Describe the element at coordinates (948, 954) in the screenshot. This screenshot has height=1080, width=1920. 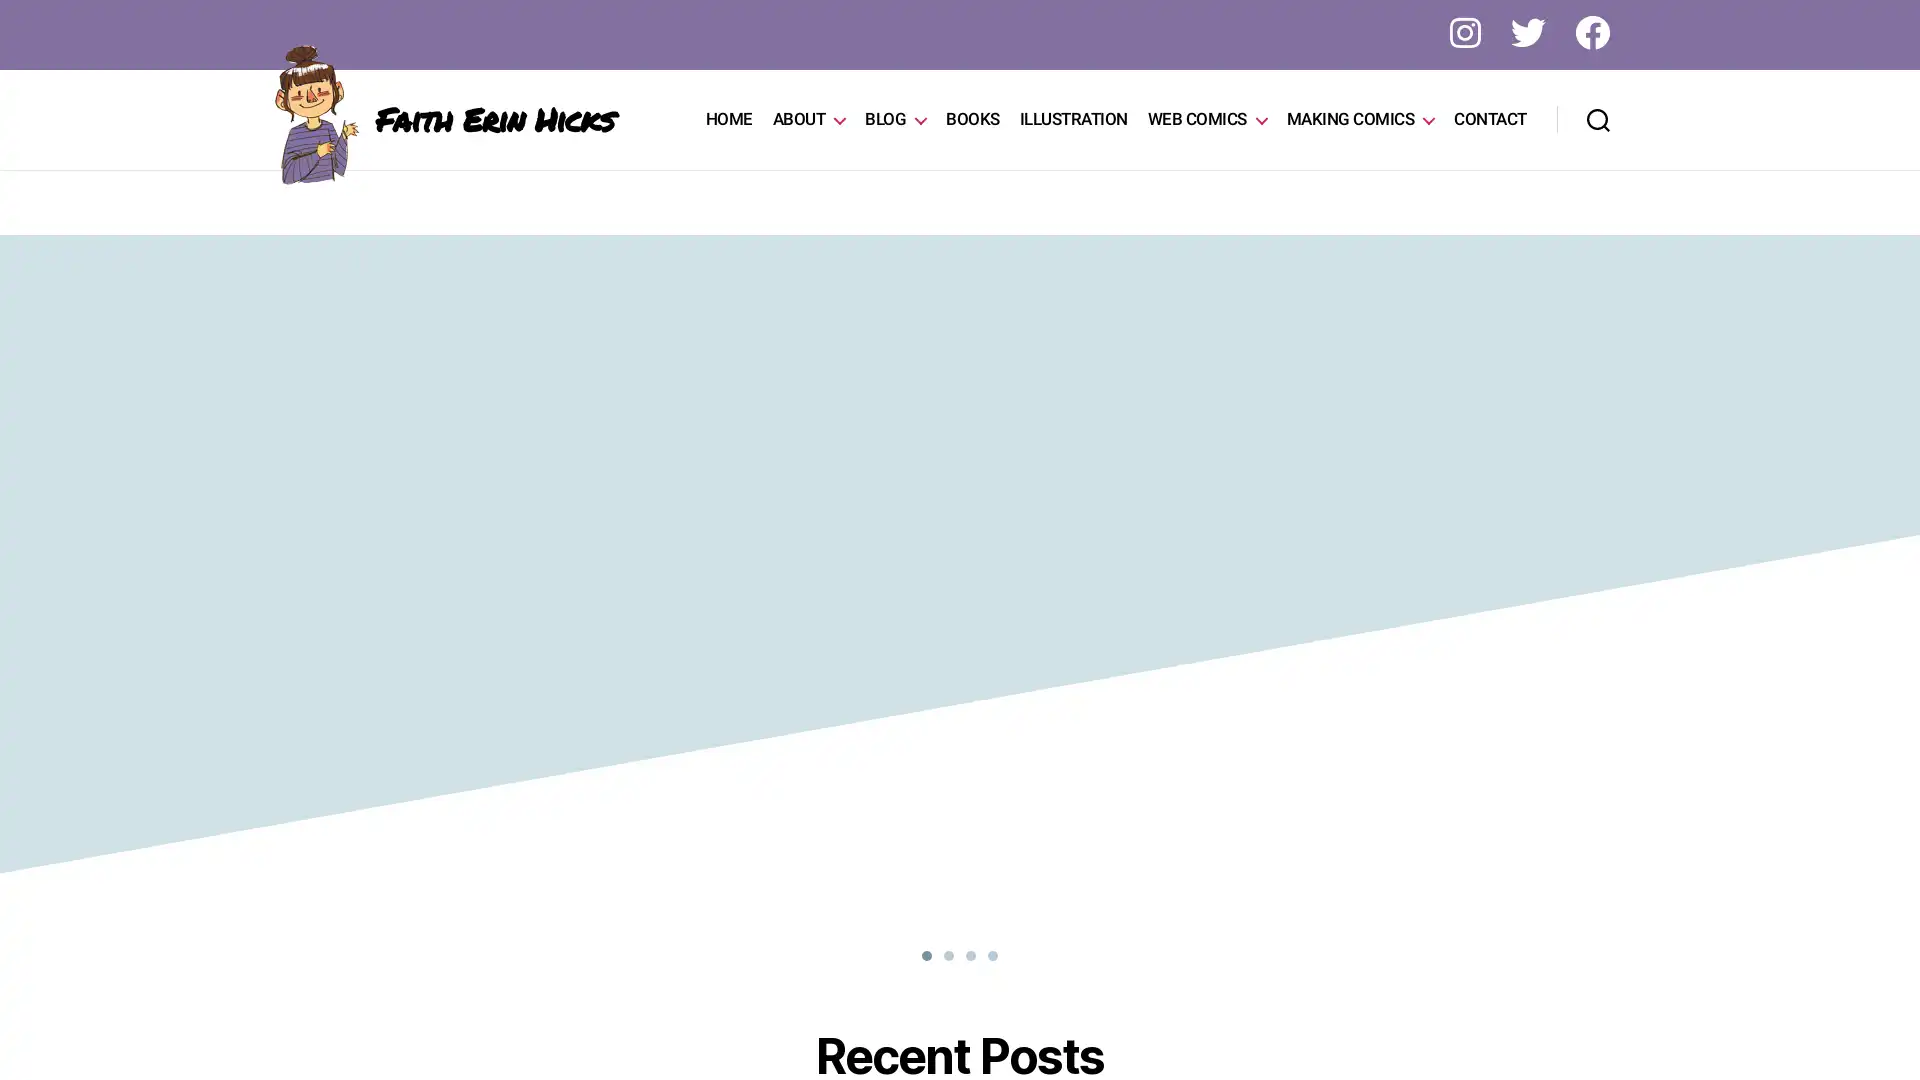
I see `Slide 2` at that location.